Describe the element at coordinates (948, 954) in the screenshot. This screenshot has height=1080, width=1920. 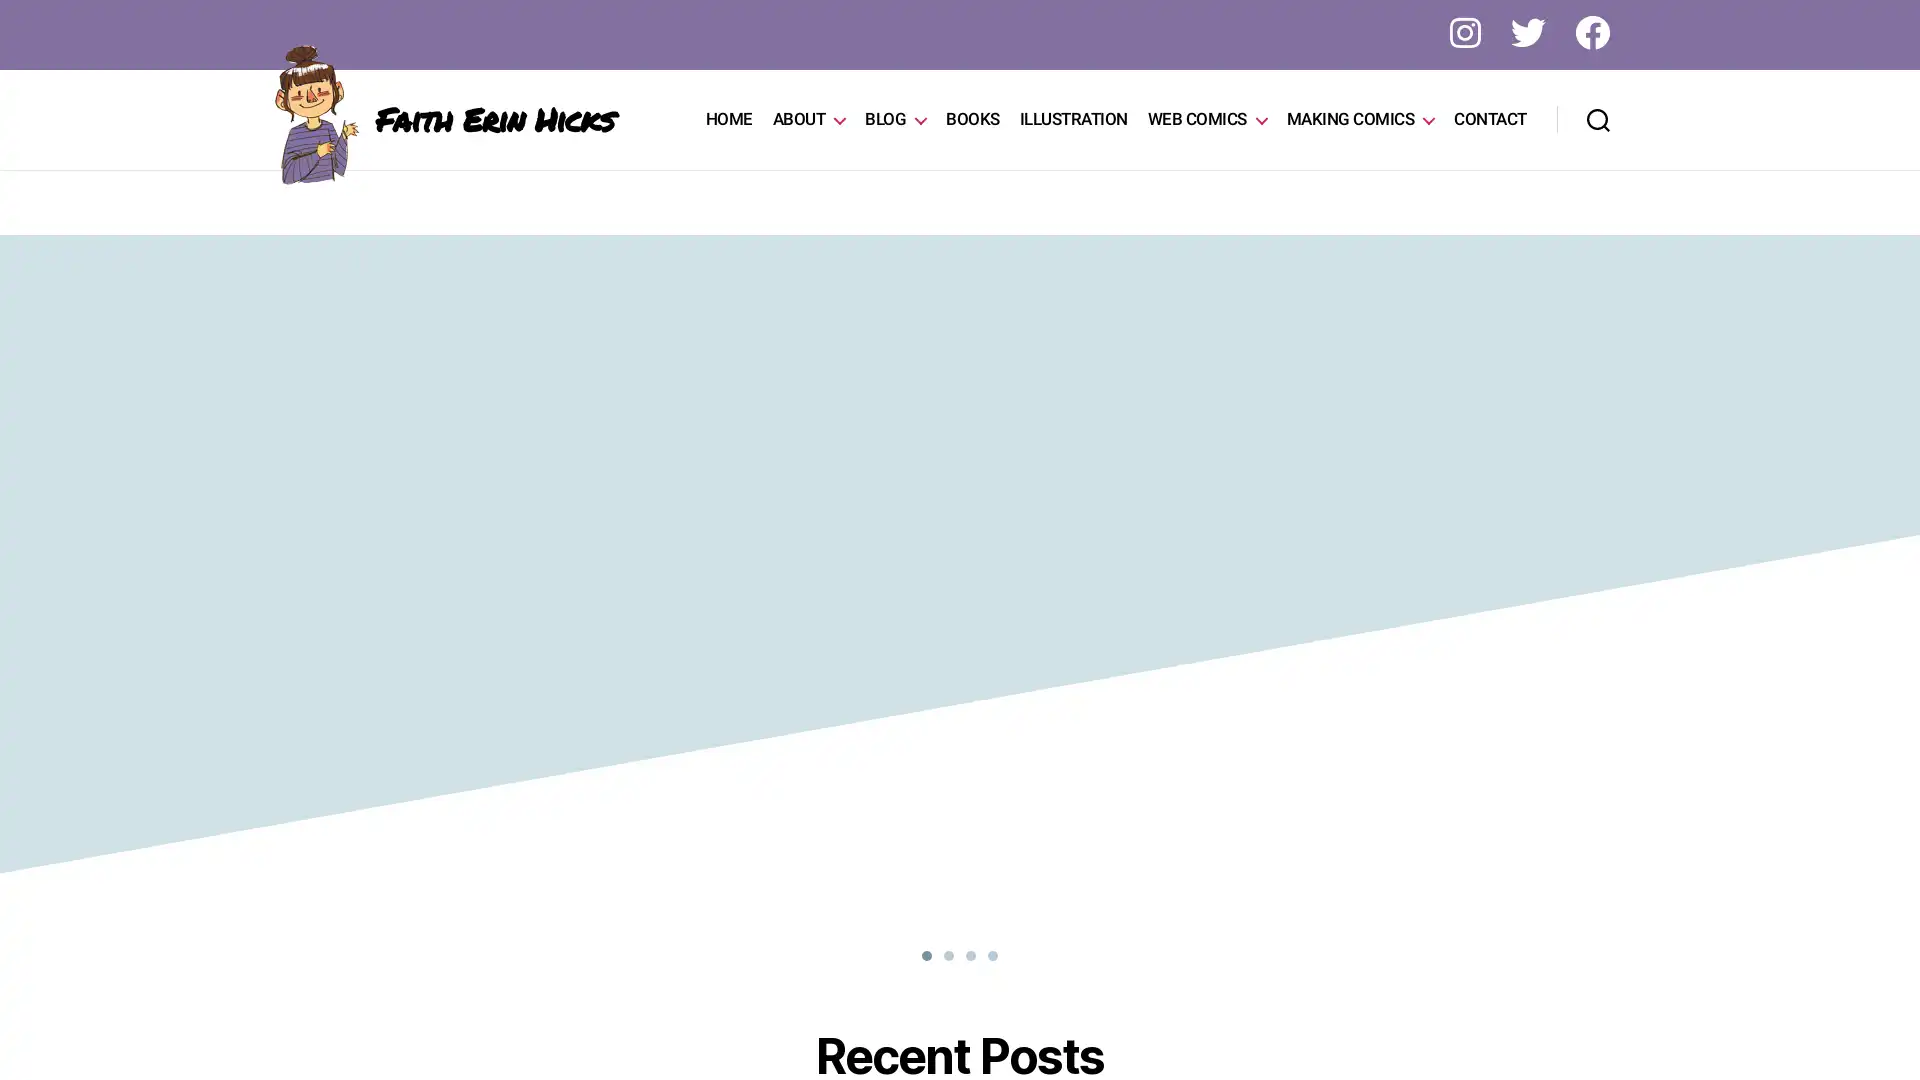
I see `Slide 2` at that location.